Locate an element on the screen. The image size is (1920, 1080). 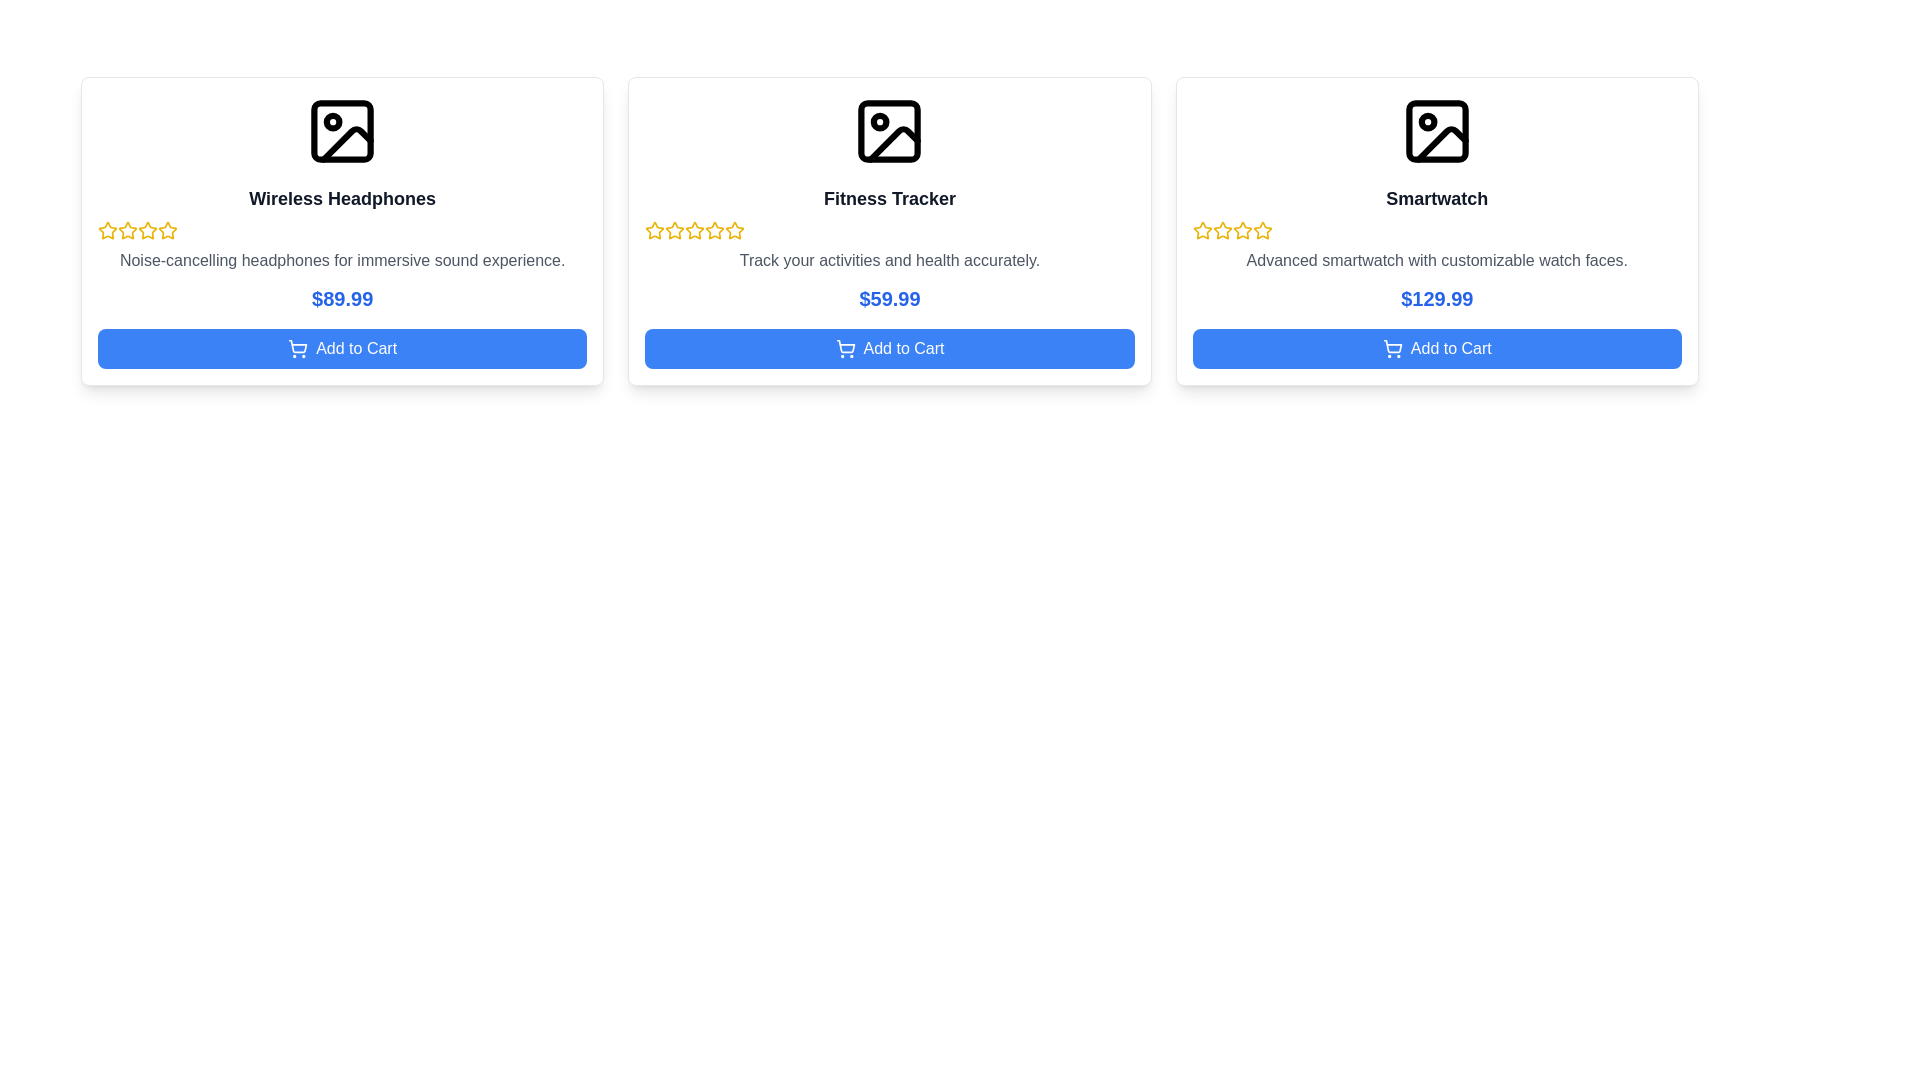
the 'Add to Cart' button for the 'Fitness Tracker' product located at the bottom of its product card, just below the price label '$59.99' is located at coordinates (888, 347).